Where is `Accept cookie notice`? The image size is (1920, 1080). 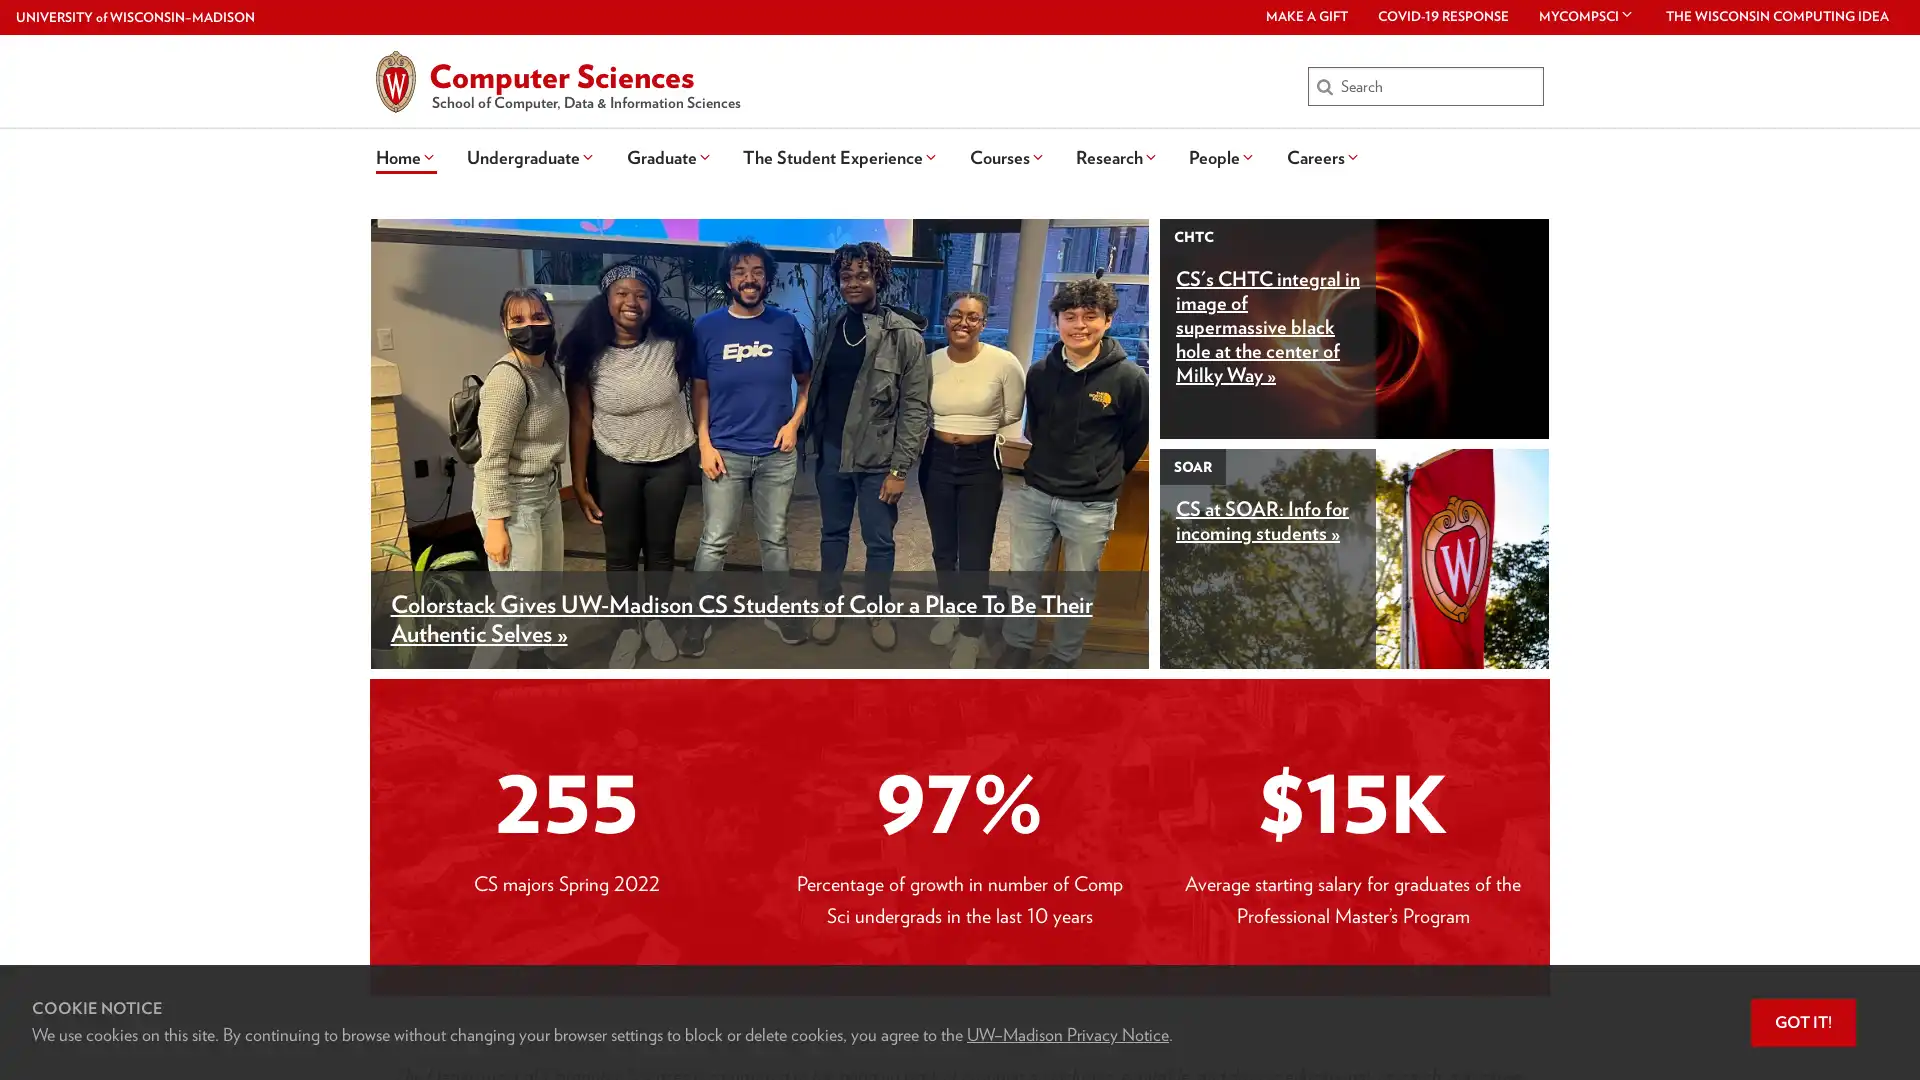 Accept cookie notice is located at coordinates (1803, 1022).